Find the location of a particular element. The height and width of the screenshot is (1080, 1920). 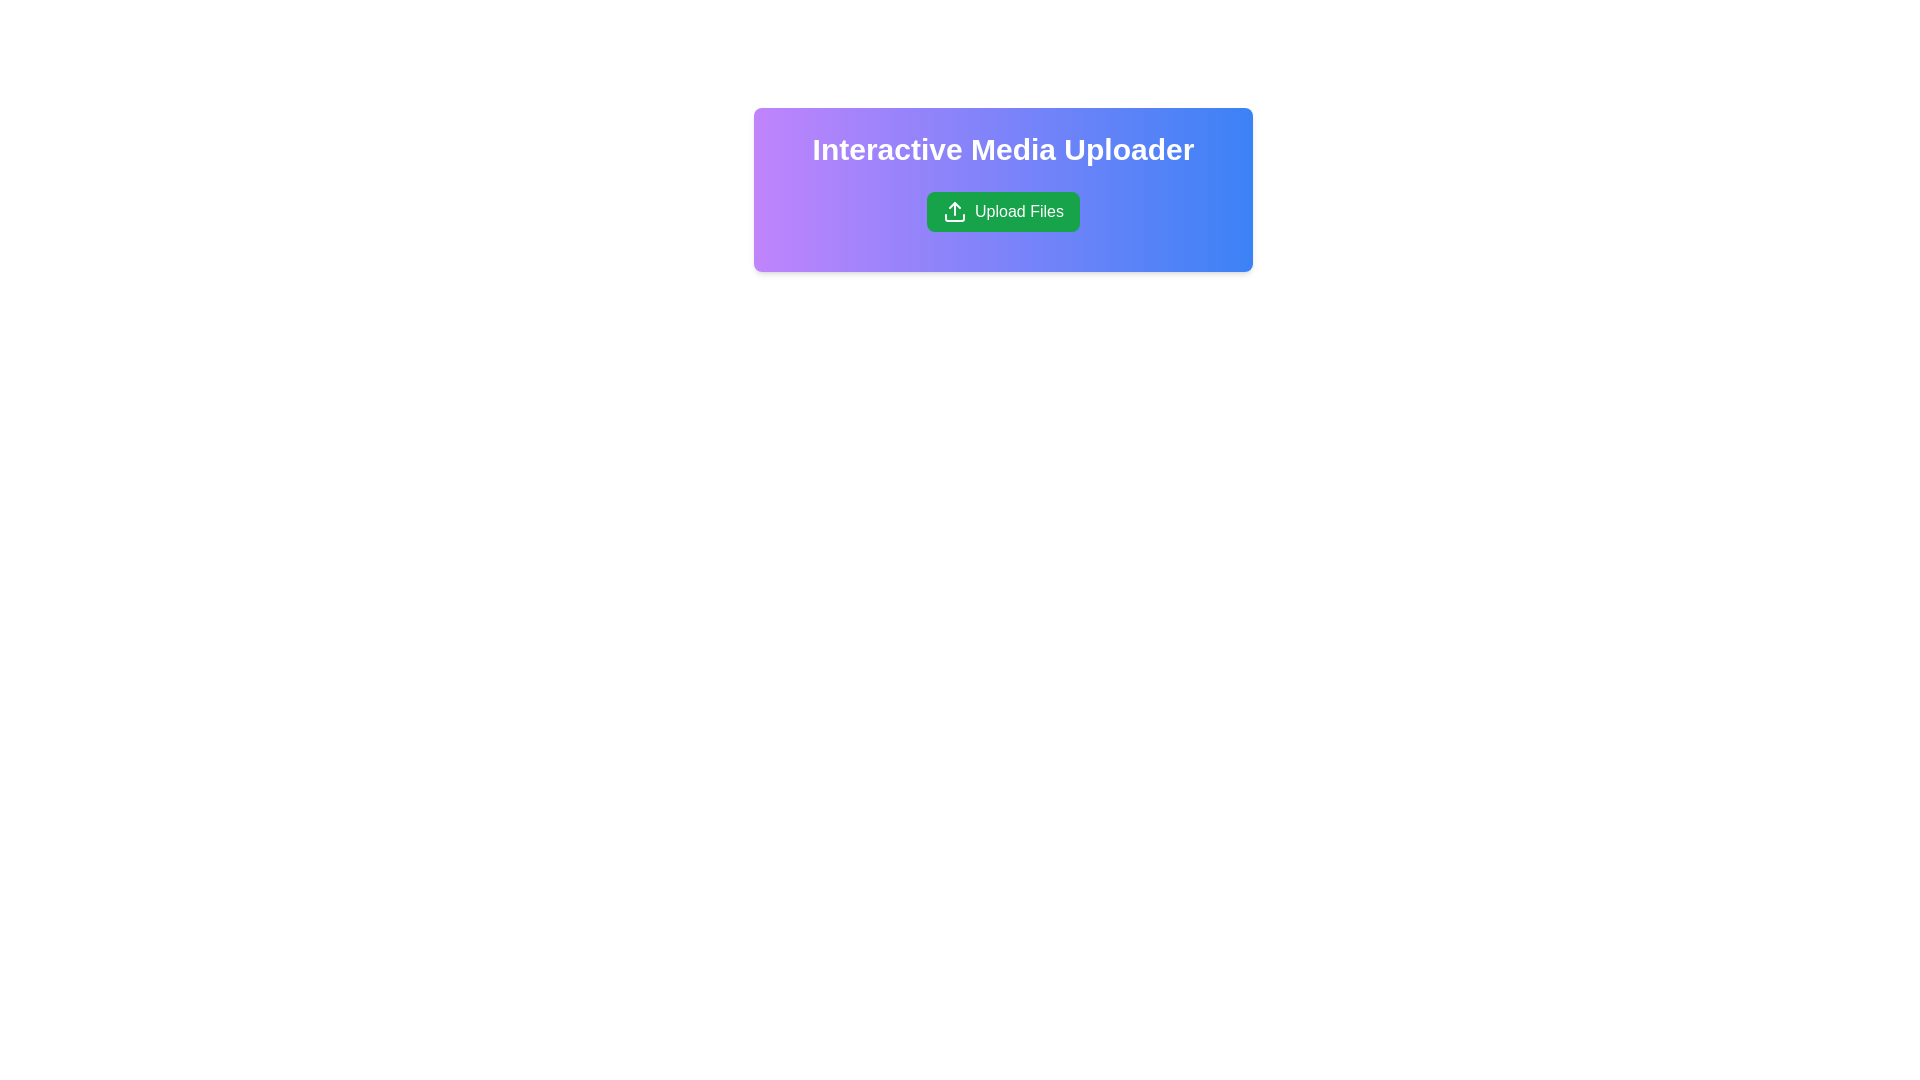

the upload icon, which is represented by an upward arrow and is part of the green button labeled 'Upload Files' is located at coordinates (954, 212).